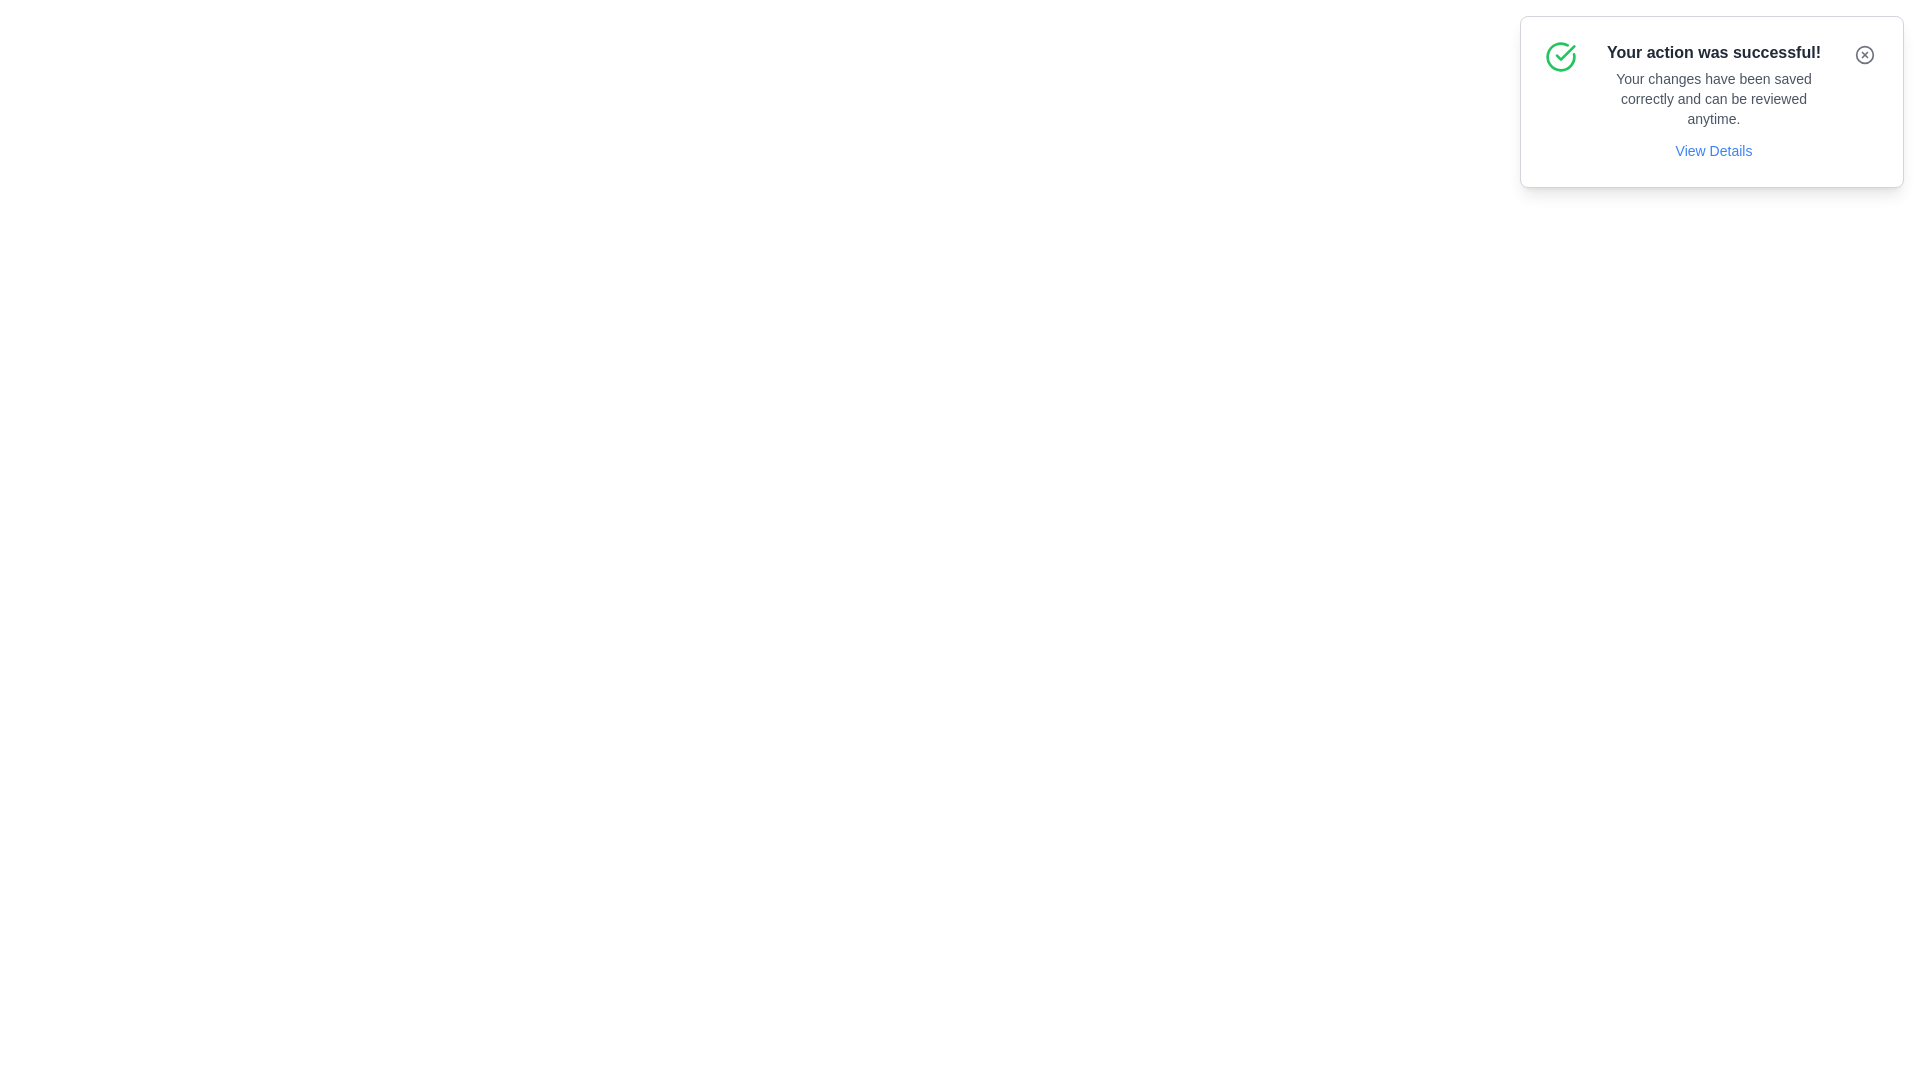 Image resolution: width=1920 pixels, height=1080 pixels. Describe the element at coordinates (1864, 53) in the screenshot. I see `close button to dismiss the notification` at that location.